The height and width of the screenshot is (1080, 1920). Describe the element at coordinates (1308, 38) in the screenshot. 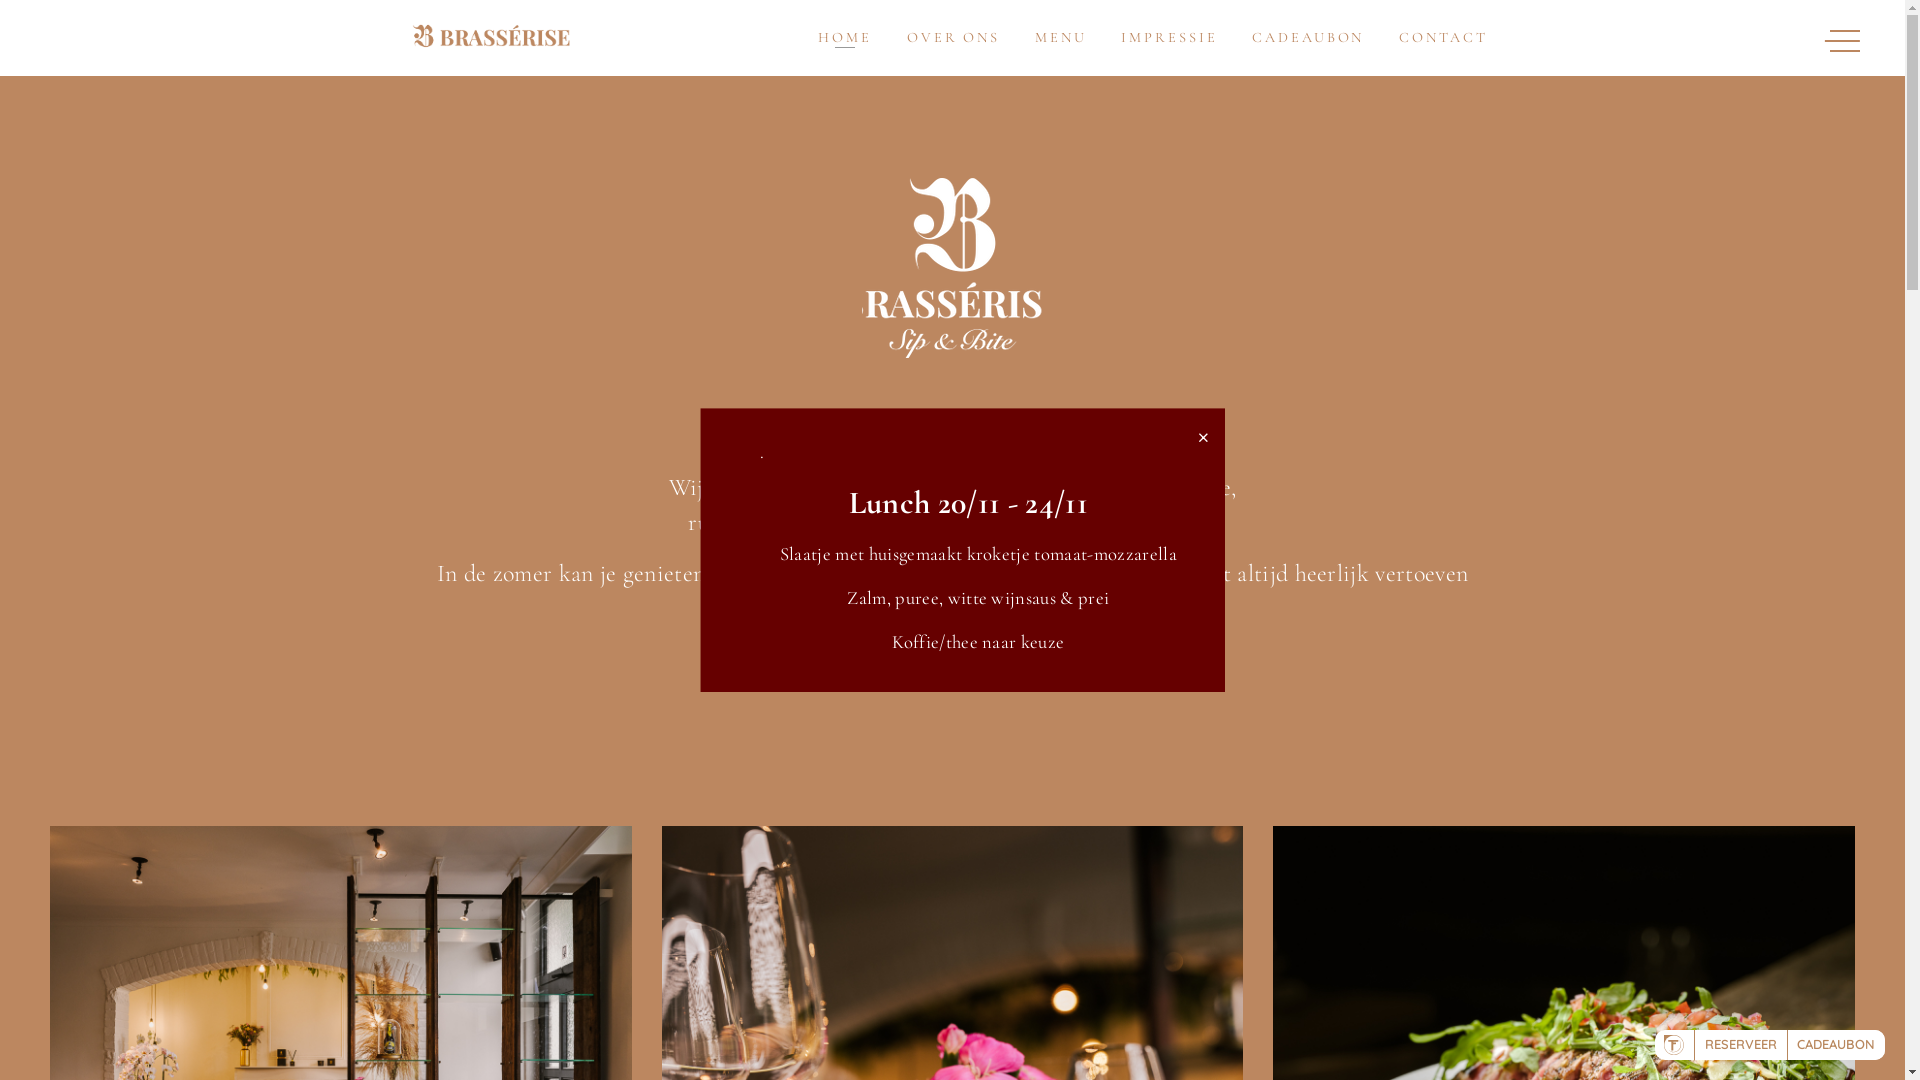

I see `'CADEAUBON'` at that location.